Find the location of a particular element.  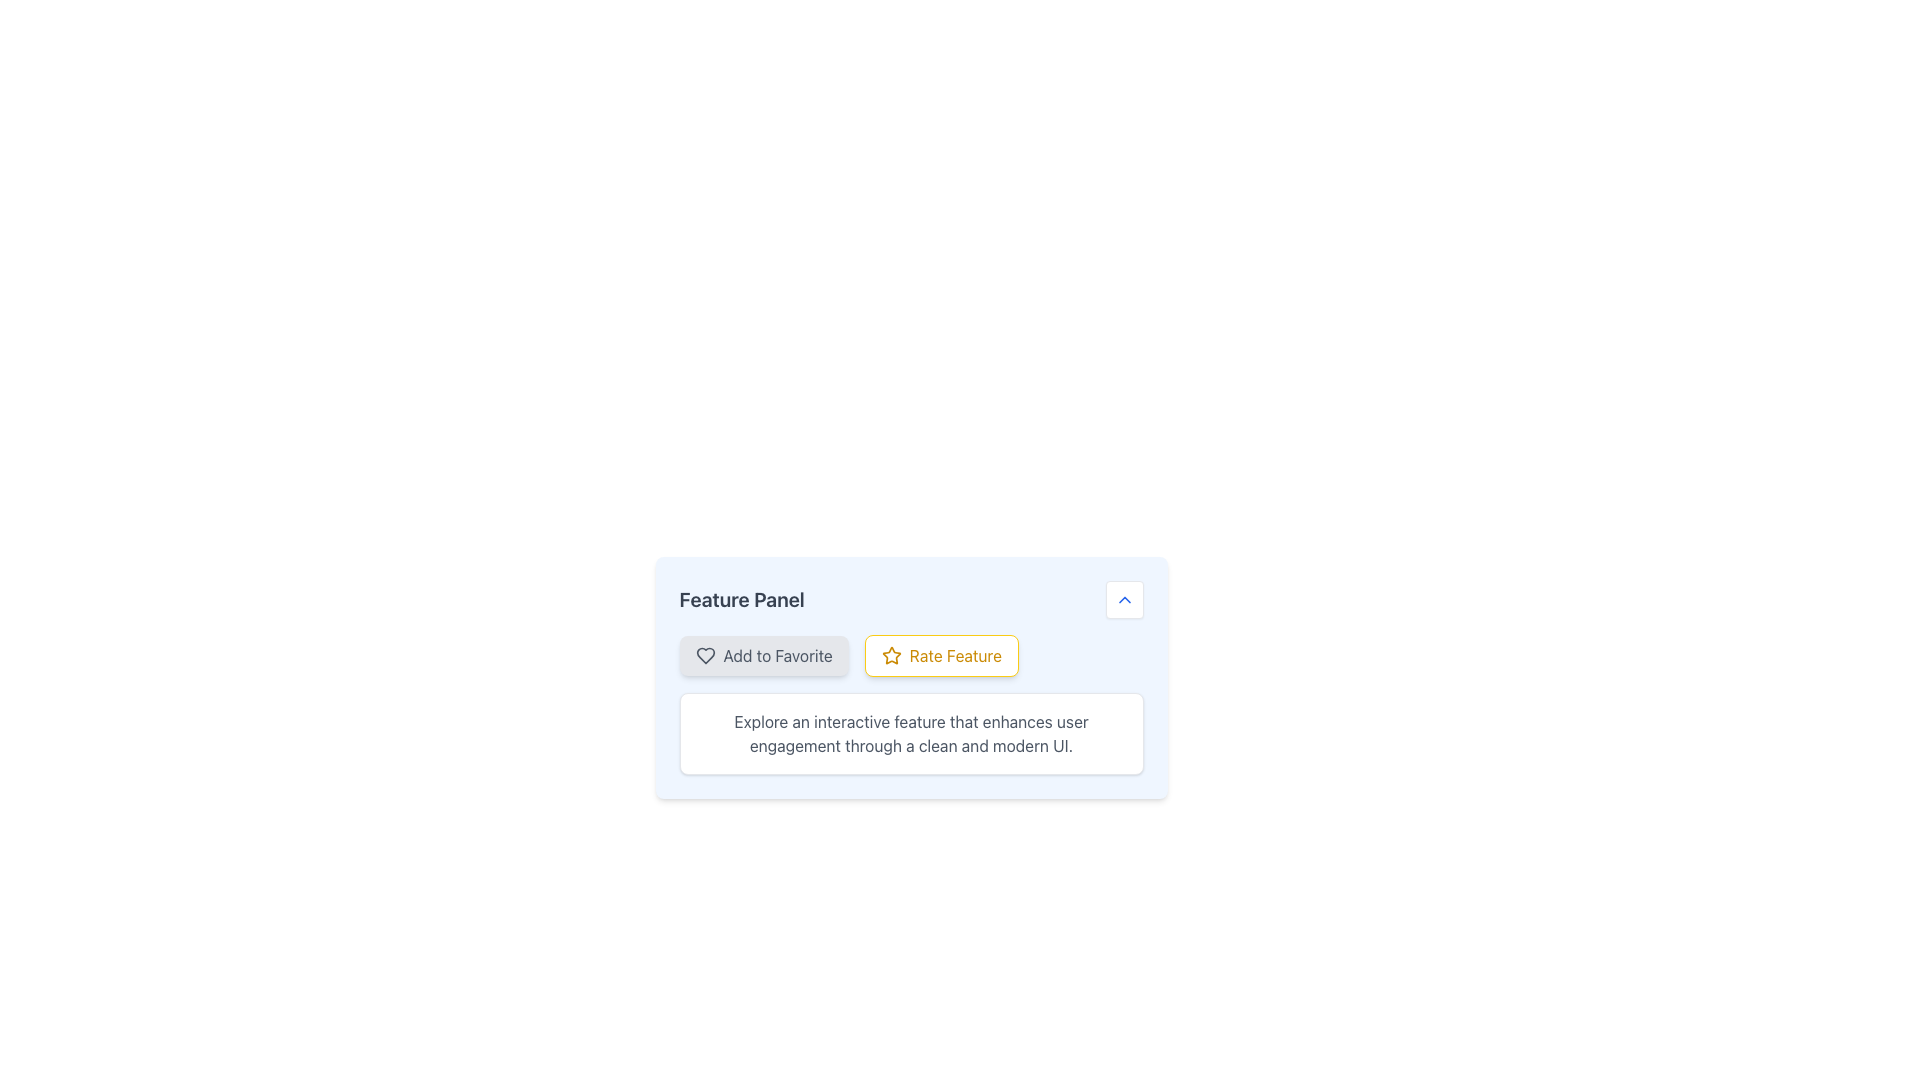

the first button on the left that allows users to mark the current feature as a favorite is located at coordinates (763, 655).